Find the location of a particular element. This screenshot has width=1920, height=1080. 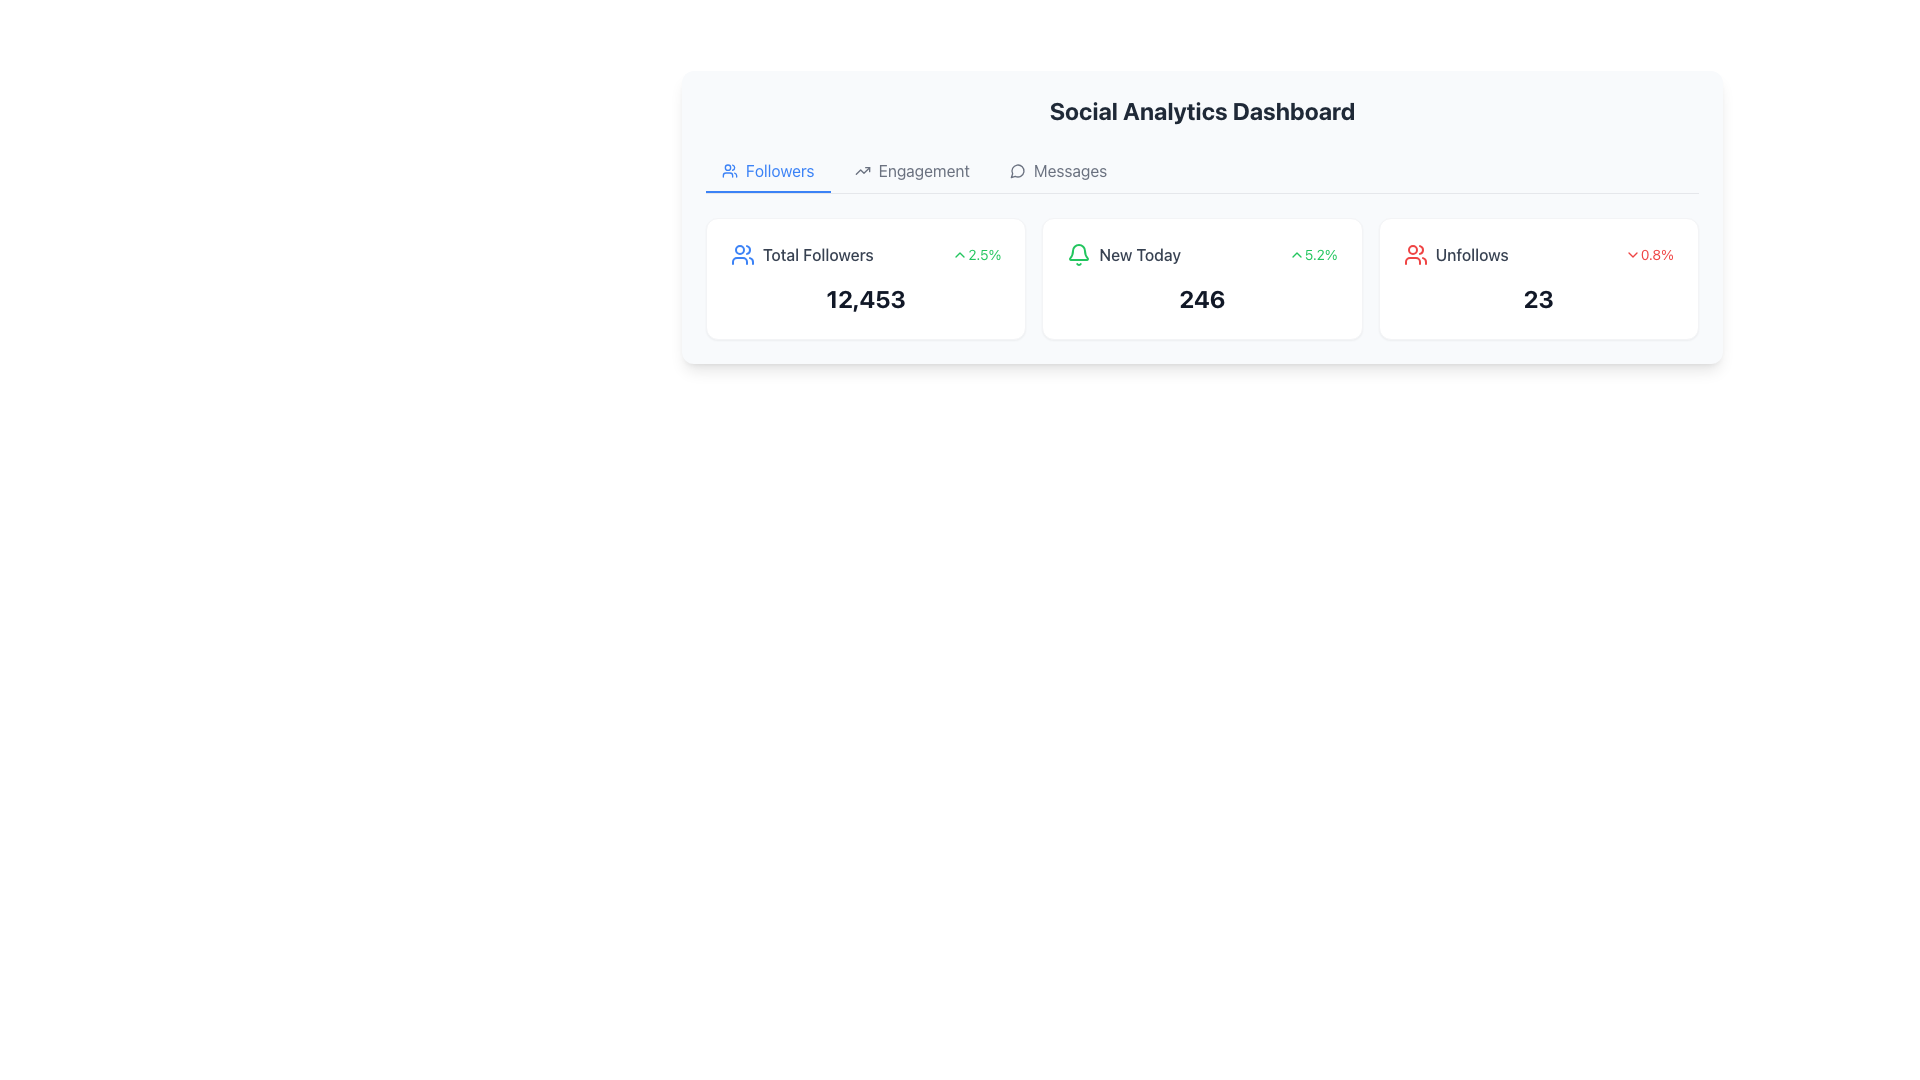

displayed value '12,453' from the text display element located under the 'Total Followers' heading in the 'Followers' section of the dashboard is located at coordinates (866, 299).